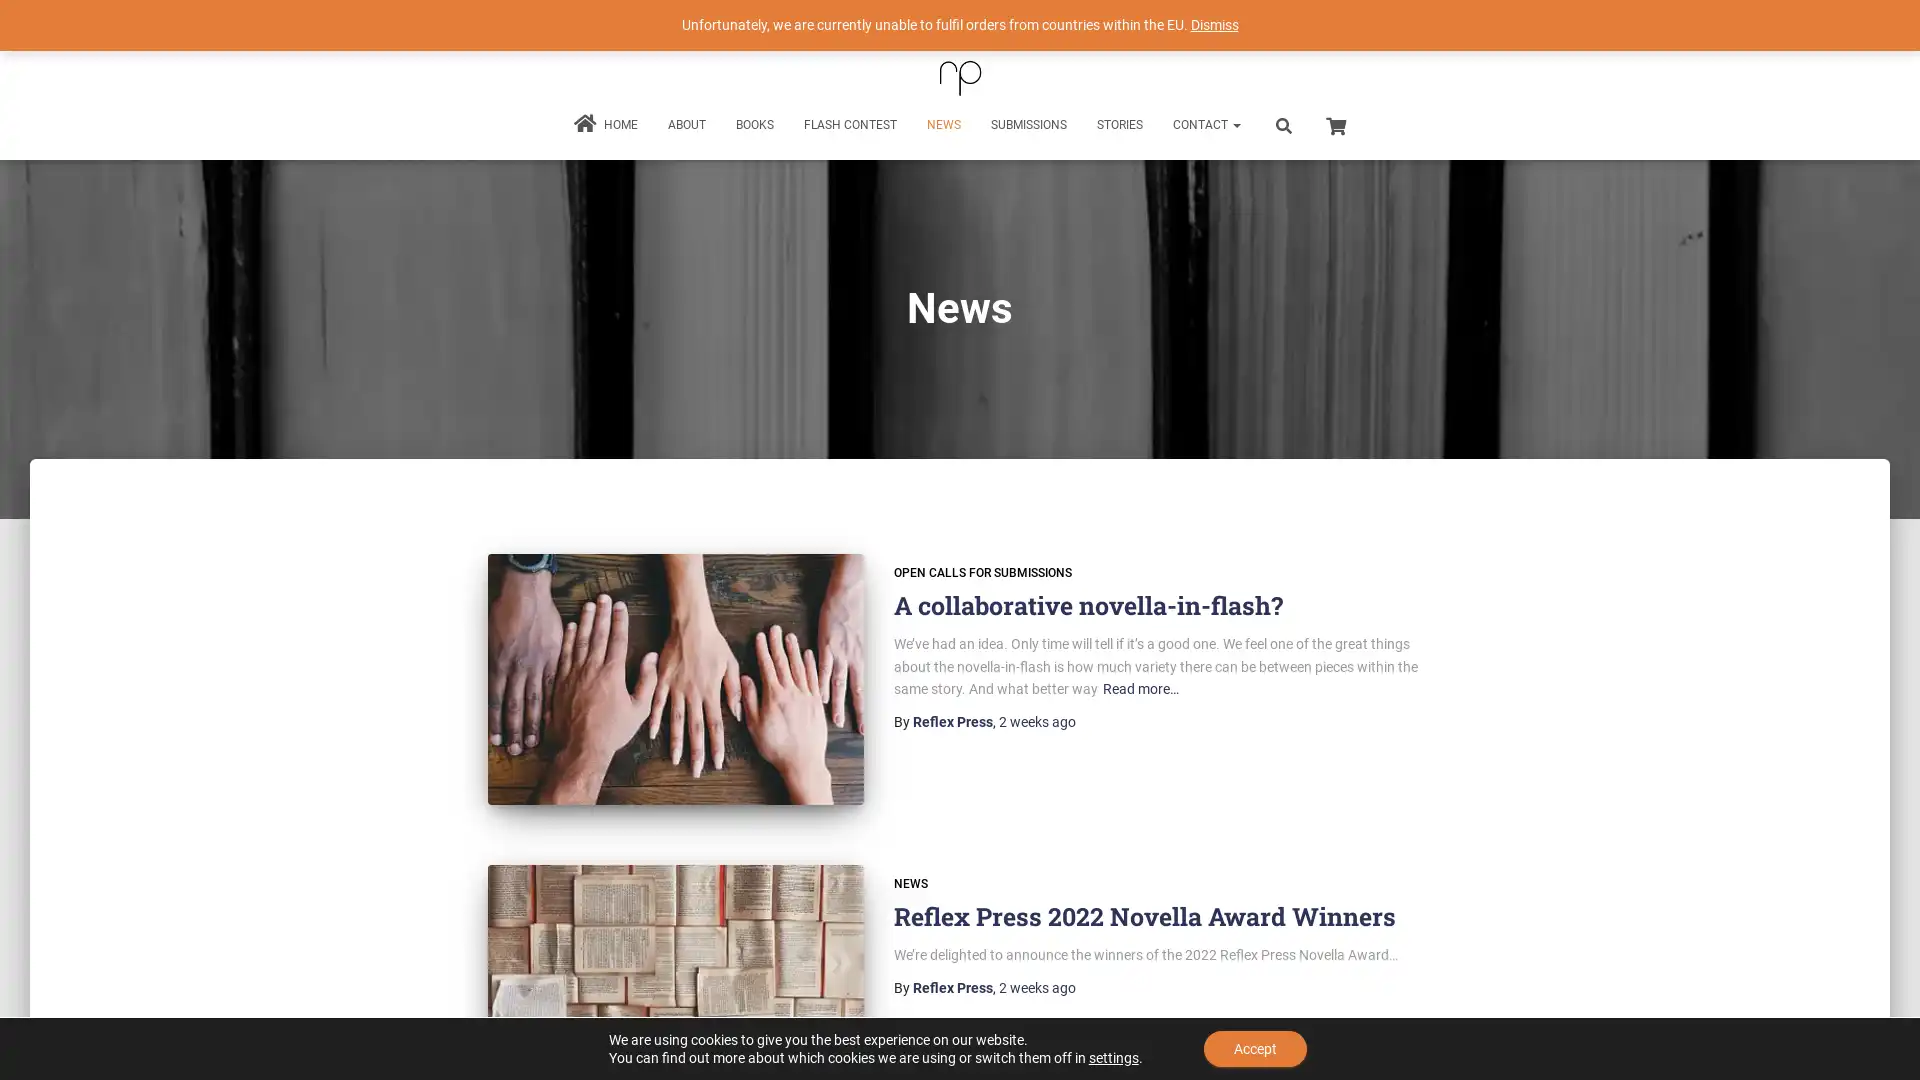 This screenshot has height=1080, width=1920. I want to click on Accept, so click(1254, 1048).